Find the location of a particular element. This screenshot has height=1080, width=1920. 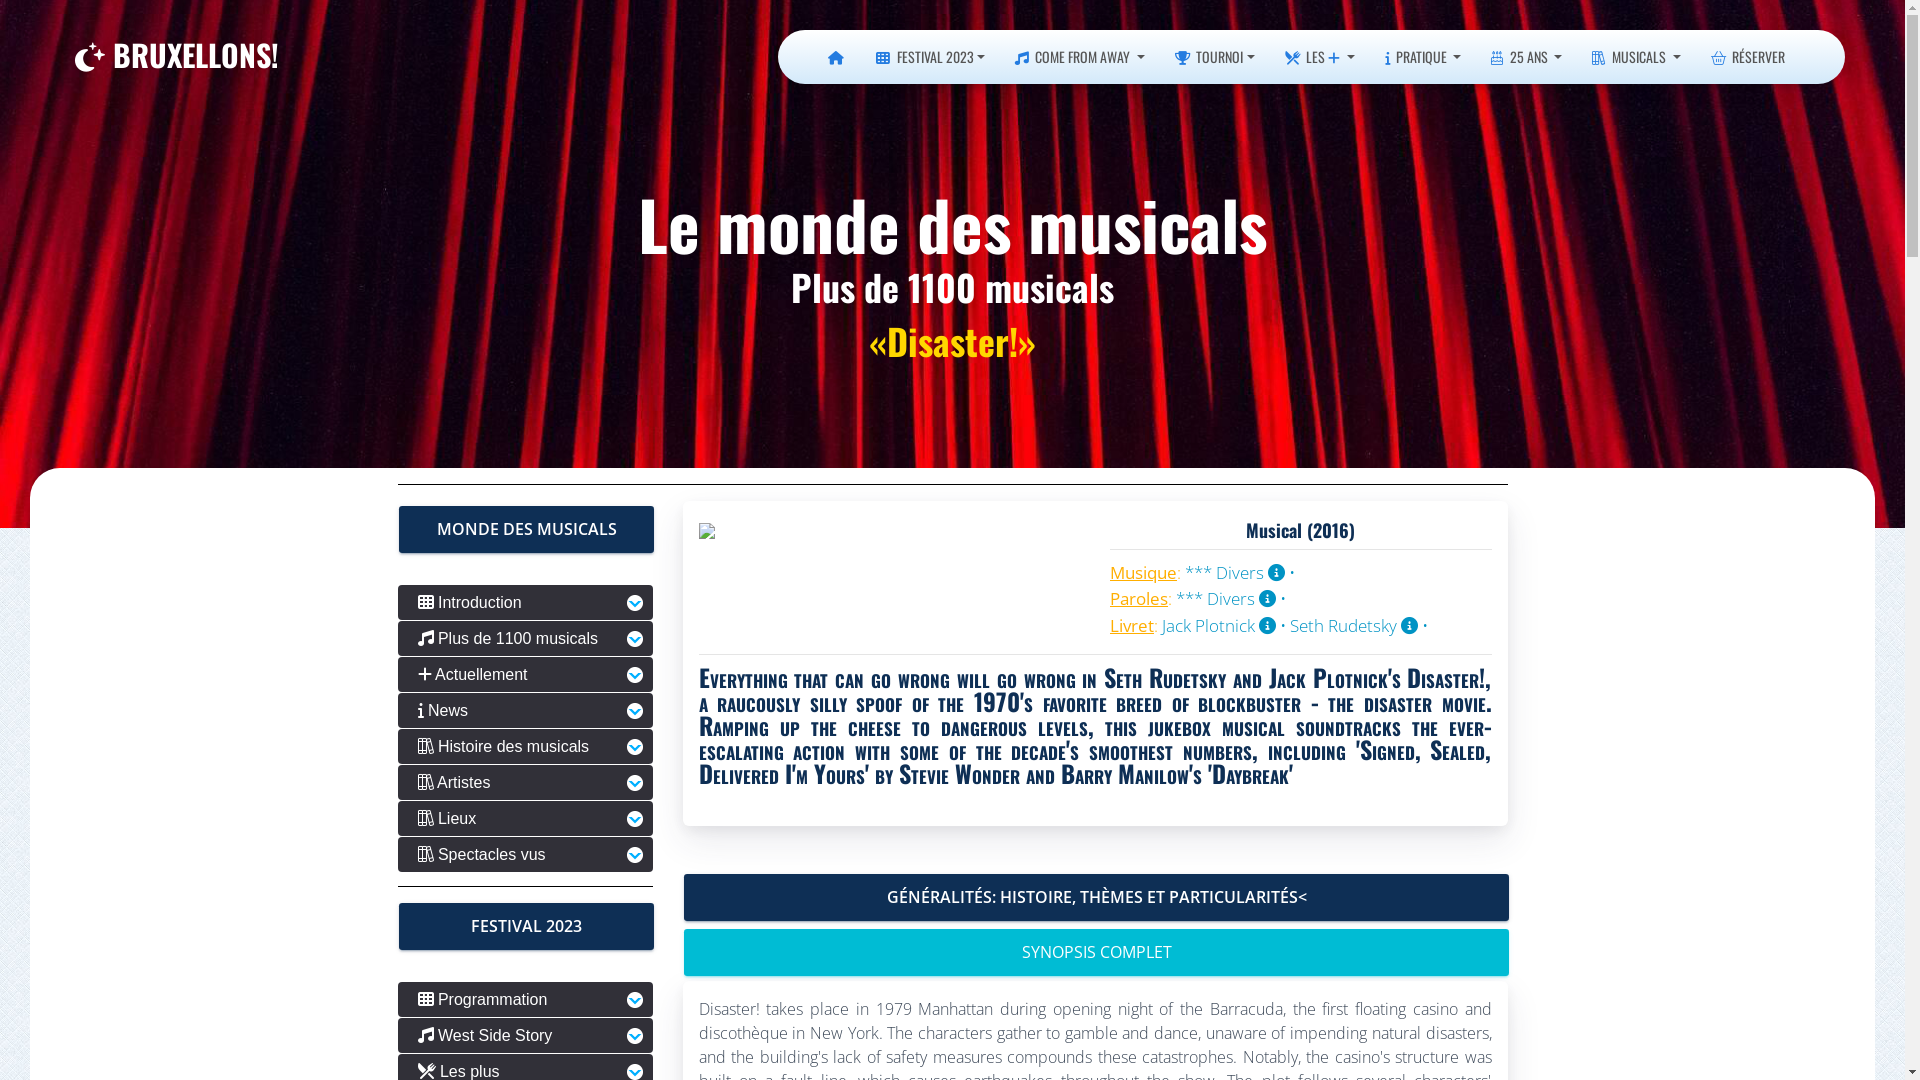

'Actuellement' is located at coordinates (398, 674).